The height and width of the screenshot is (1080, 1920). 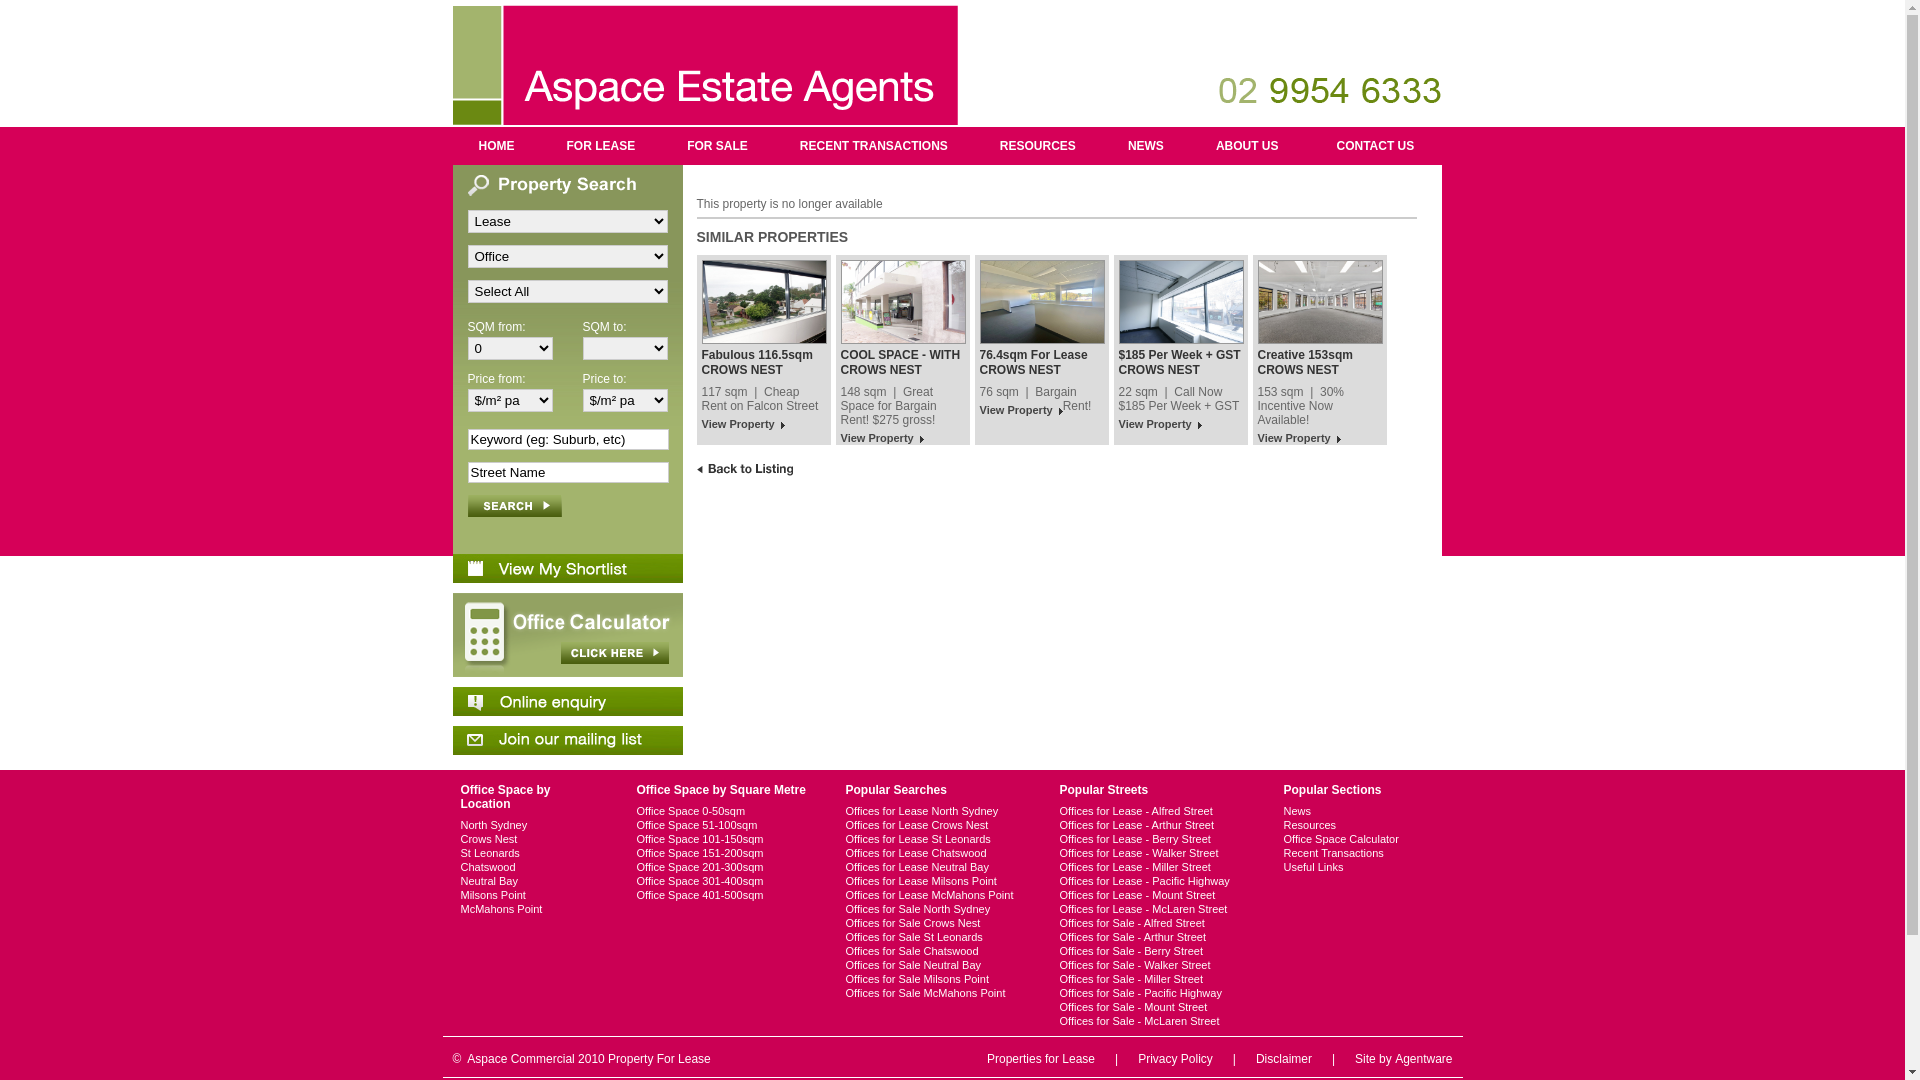 What do you see at coordinates (1190, 145) in the screenshot?
I see `'ABOUT US'` at bounding box center [1190, 145].